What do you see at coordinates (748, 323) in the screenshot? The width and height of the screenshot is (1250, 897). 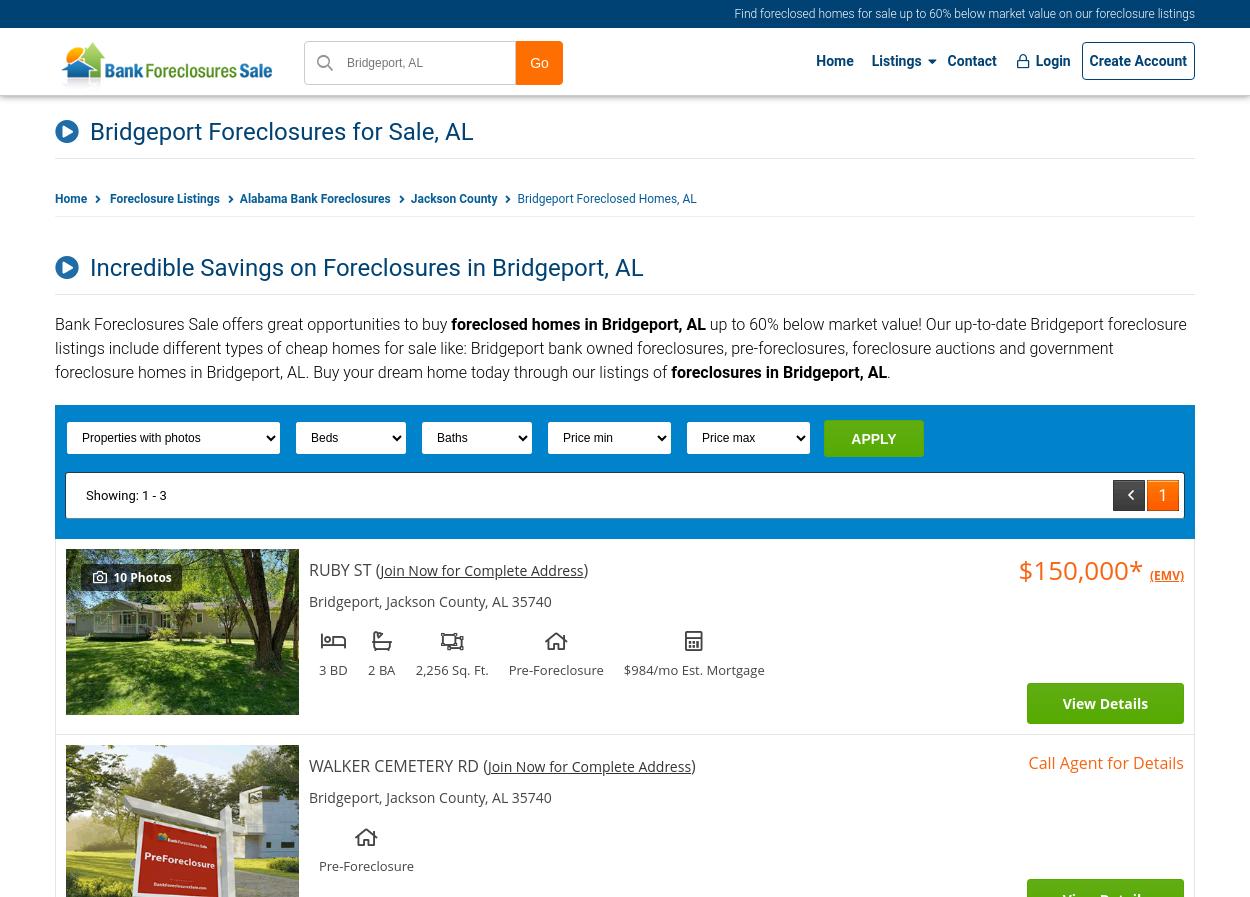 I see `'60% below market value'` at bounding box center [748, 323].